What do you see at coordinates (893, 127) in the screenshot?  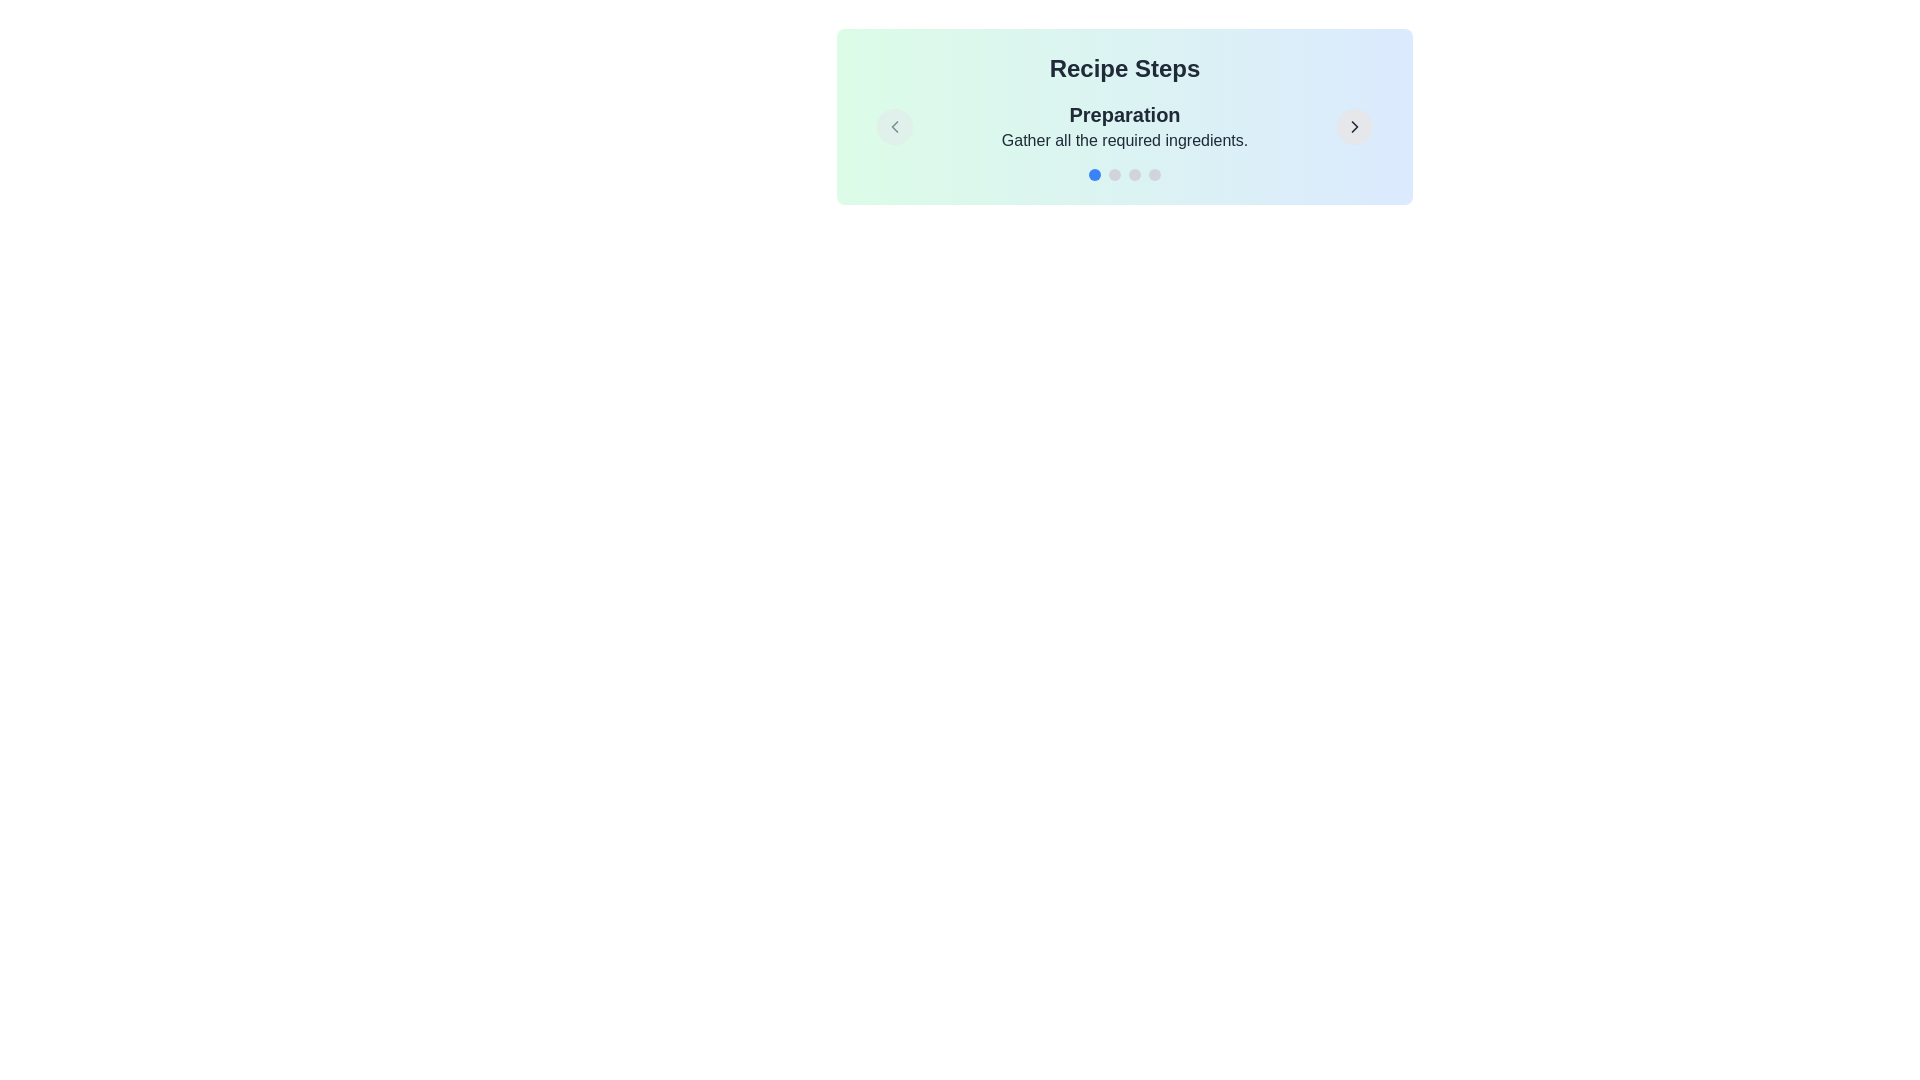 I see `the circular arrow button on the far left side of the navigation bar` at bounding box center [893, 127].